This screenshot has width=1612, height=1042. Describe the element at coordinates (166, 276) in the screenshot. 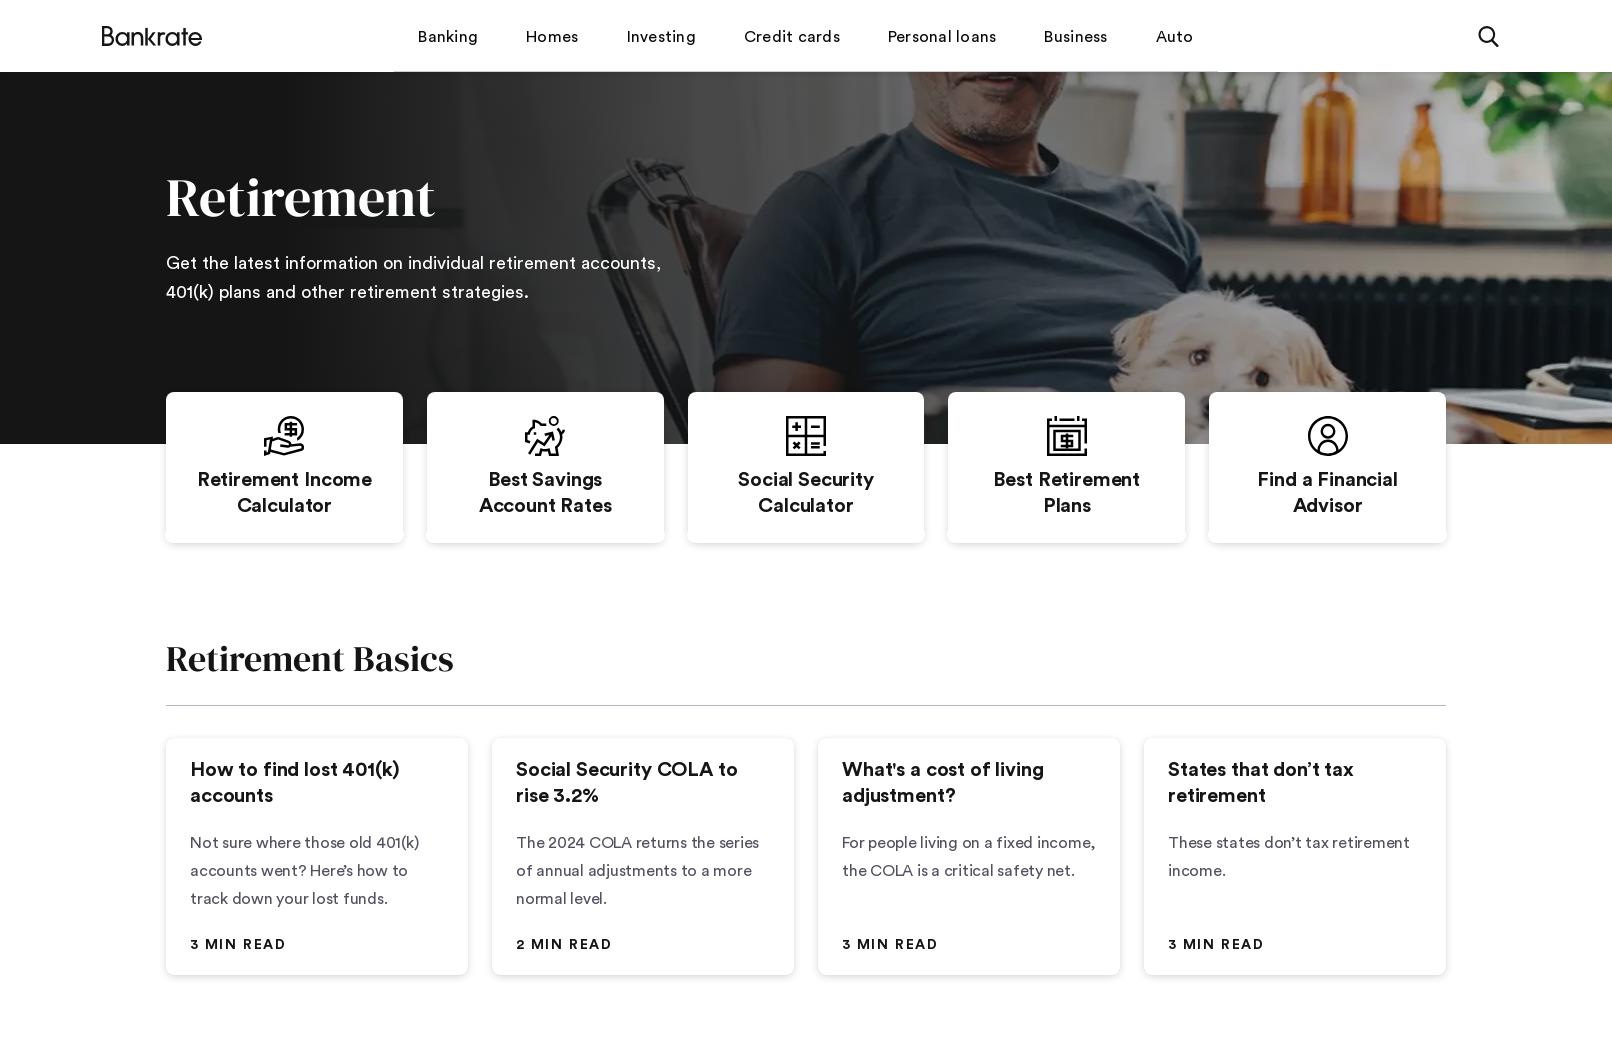

I see `'Get the latest information on individual retirement accounts, 401(k) plans and other retirement strategies.'` at that location.